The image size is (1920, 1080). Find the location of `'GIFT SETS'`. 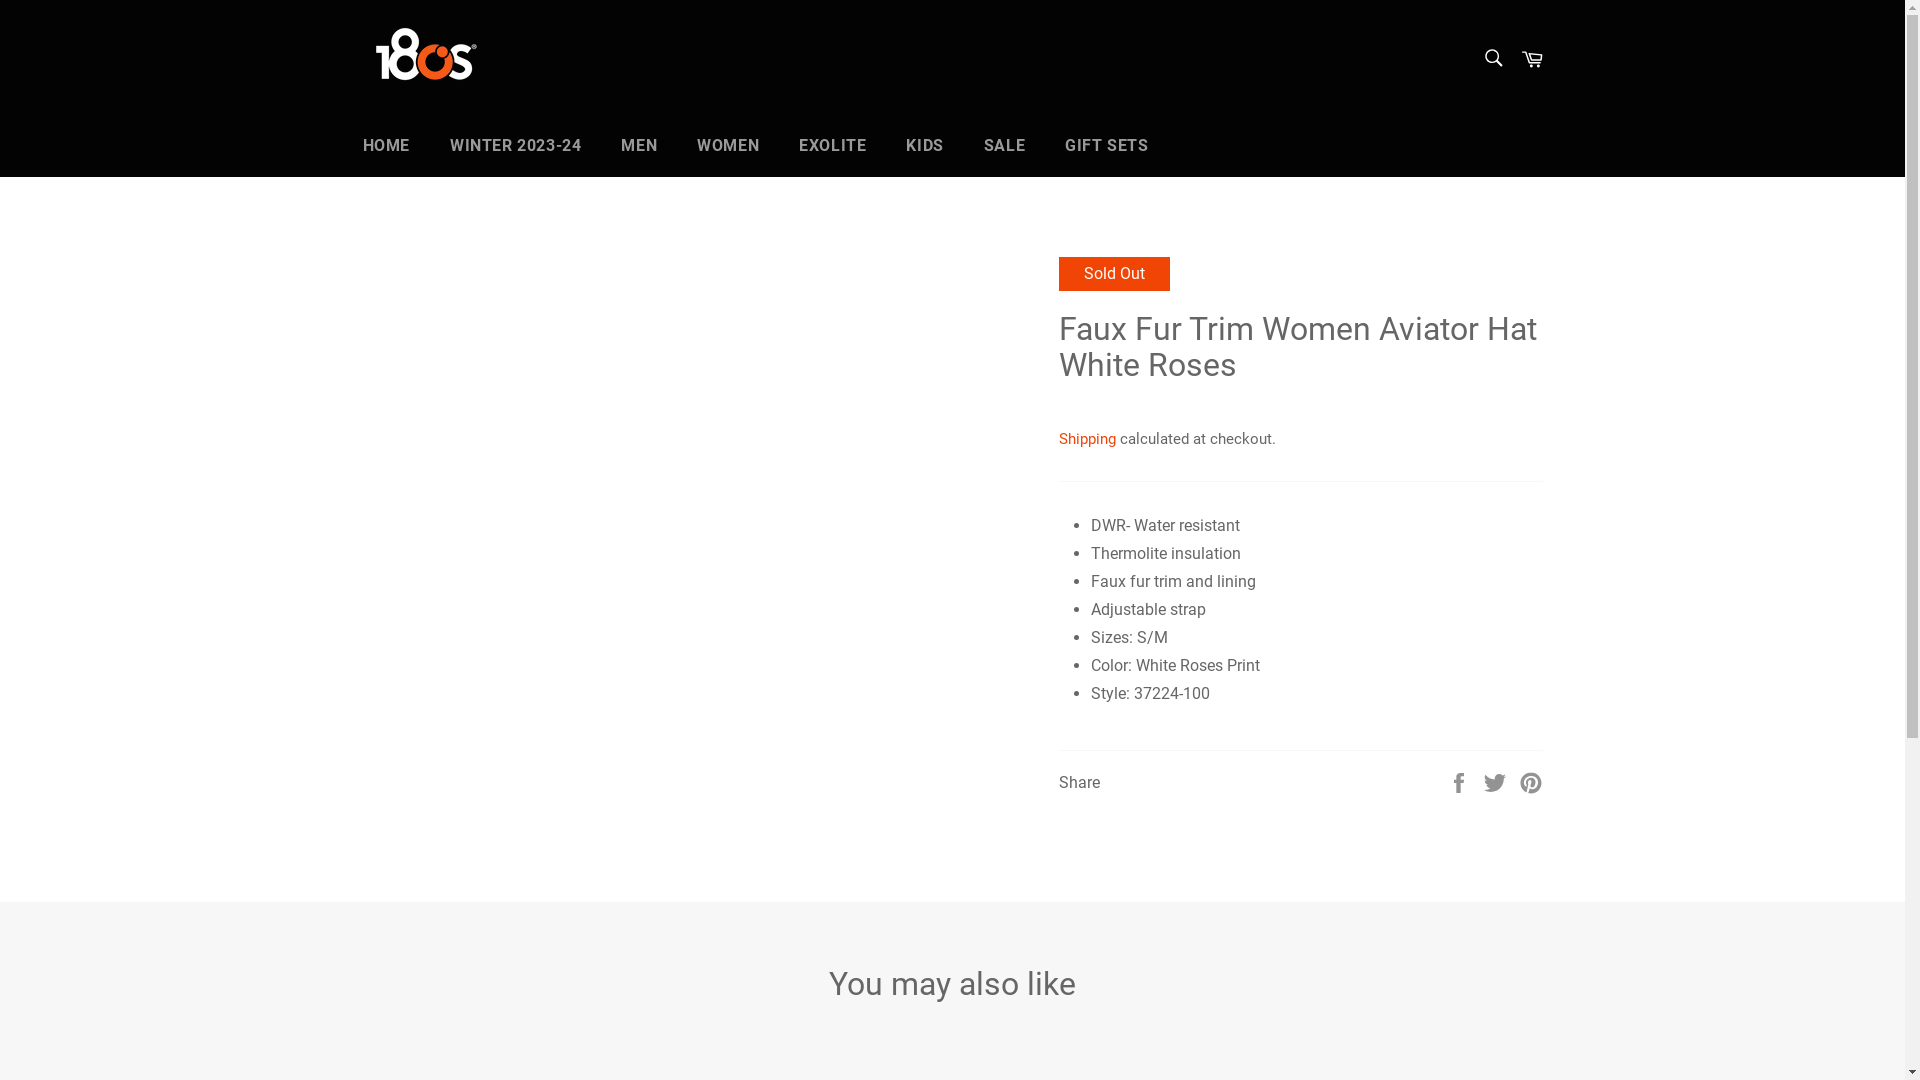

'GIFT SETS' is located at coordinates (1105, 145).